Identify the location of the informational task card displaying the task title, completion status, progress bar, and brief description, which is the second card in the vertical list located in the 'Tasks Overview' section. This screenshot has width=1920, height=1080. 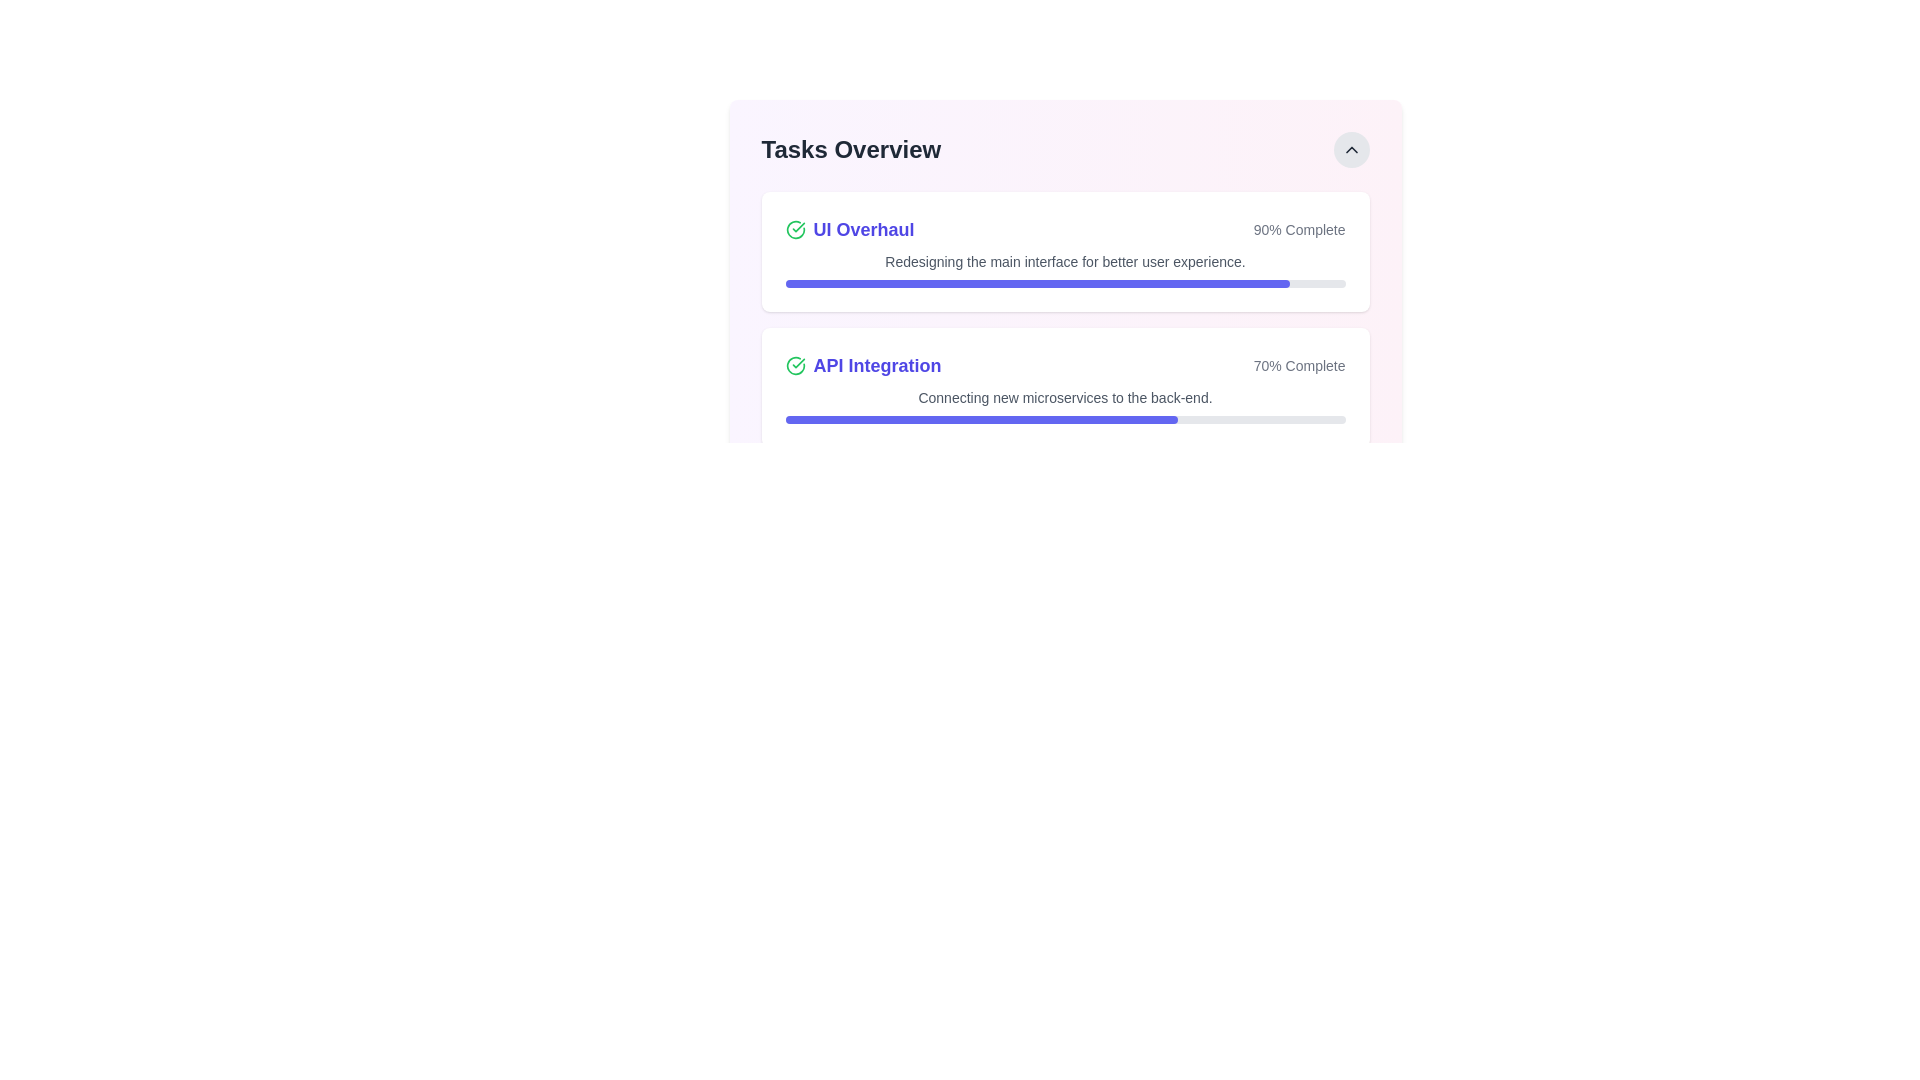
(1064, 388).